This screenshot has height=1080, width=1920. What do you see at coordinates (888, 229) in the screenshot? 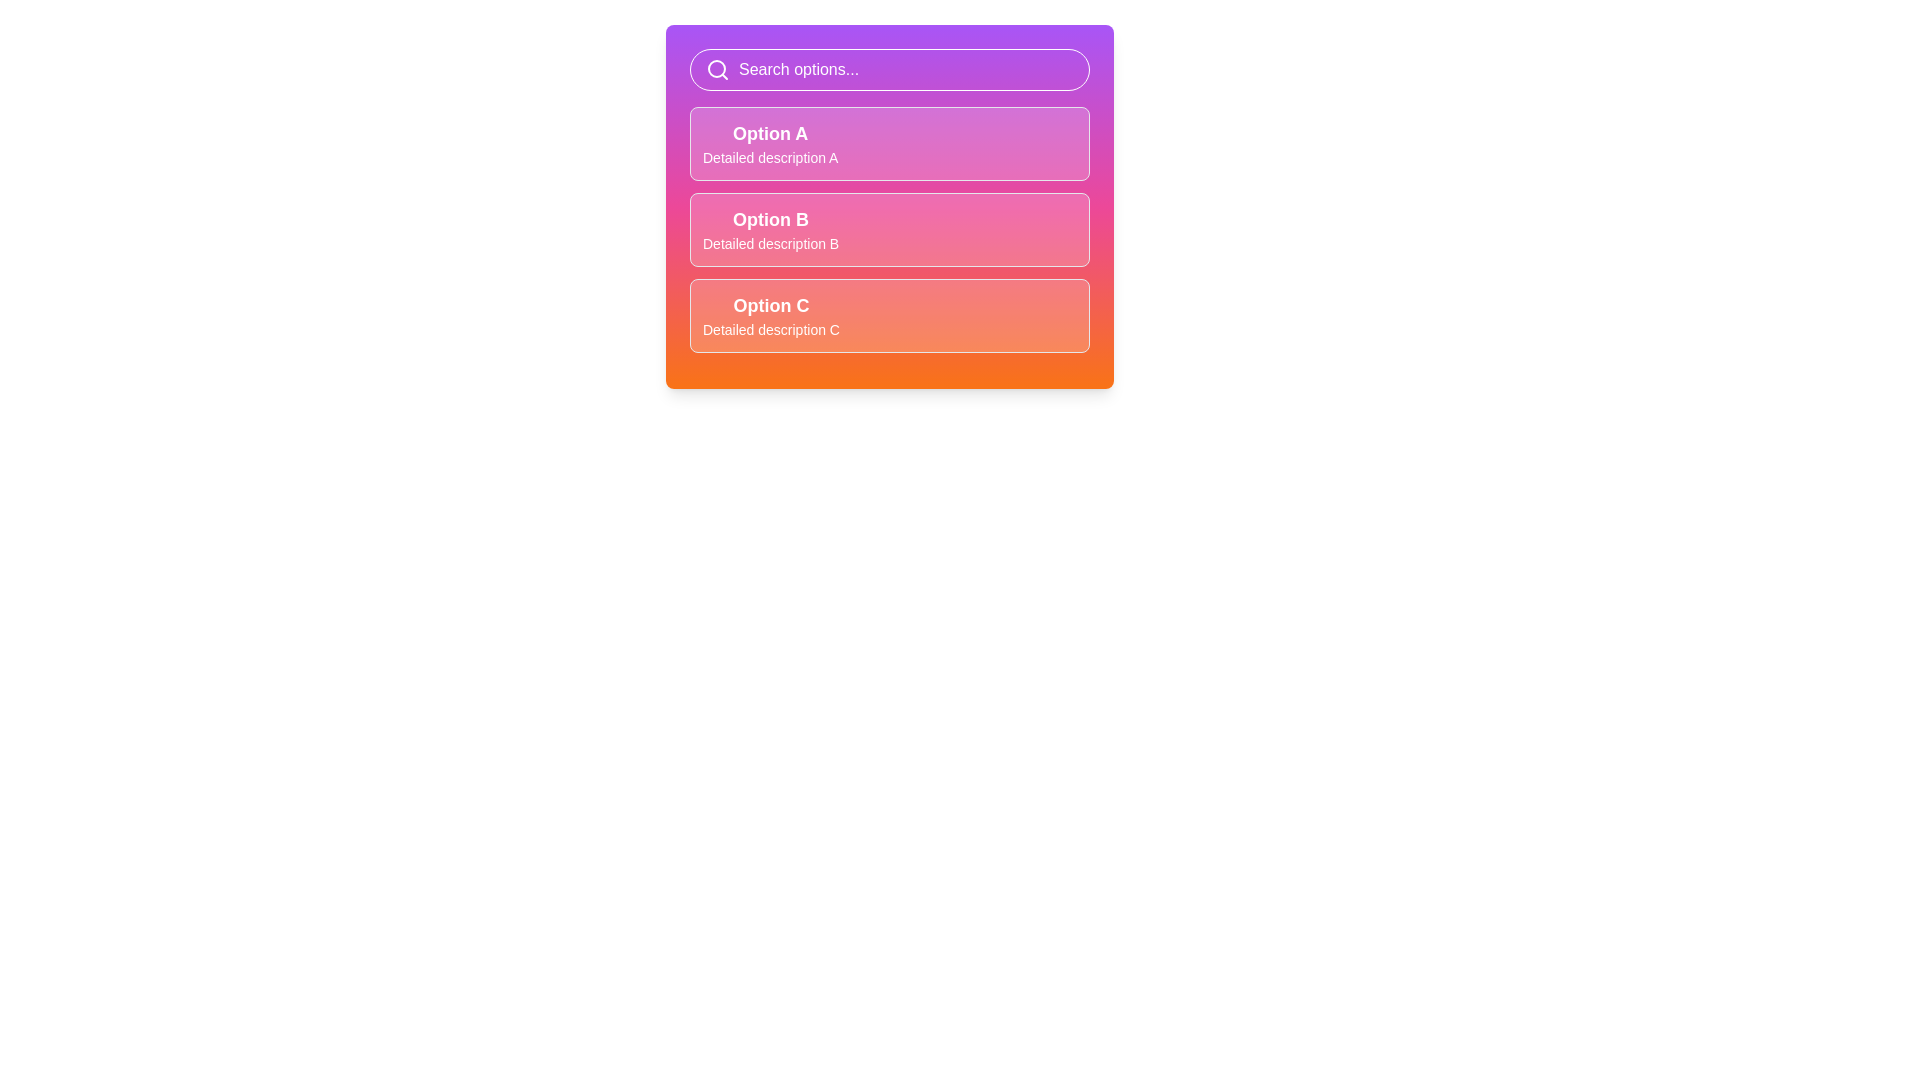
I see `the selectable list option titled 'Option B' with a gradient background` at bounding box center [888, 229].